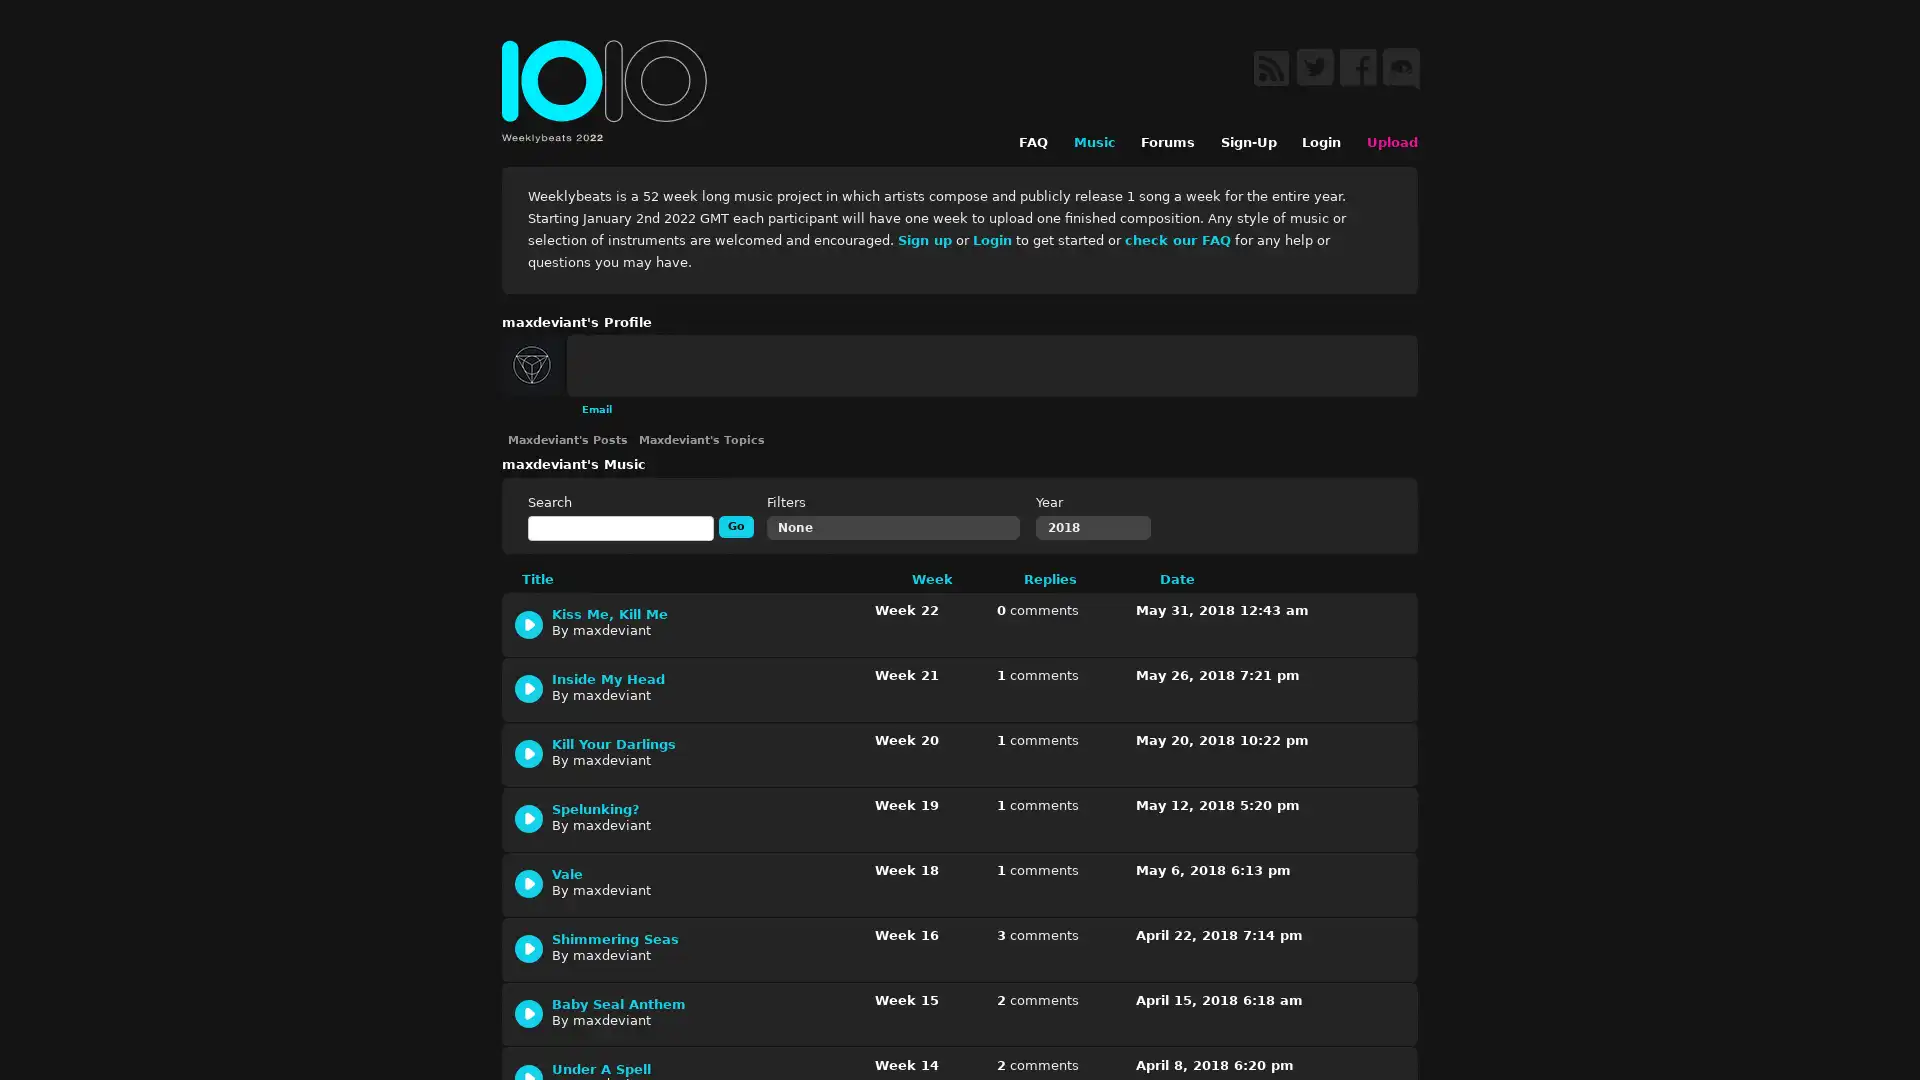  Describe the element at coordinates (735, 524) in the screenshot. I see `Go` at that location.